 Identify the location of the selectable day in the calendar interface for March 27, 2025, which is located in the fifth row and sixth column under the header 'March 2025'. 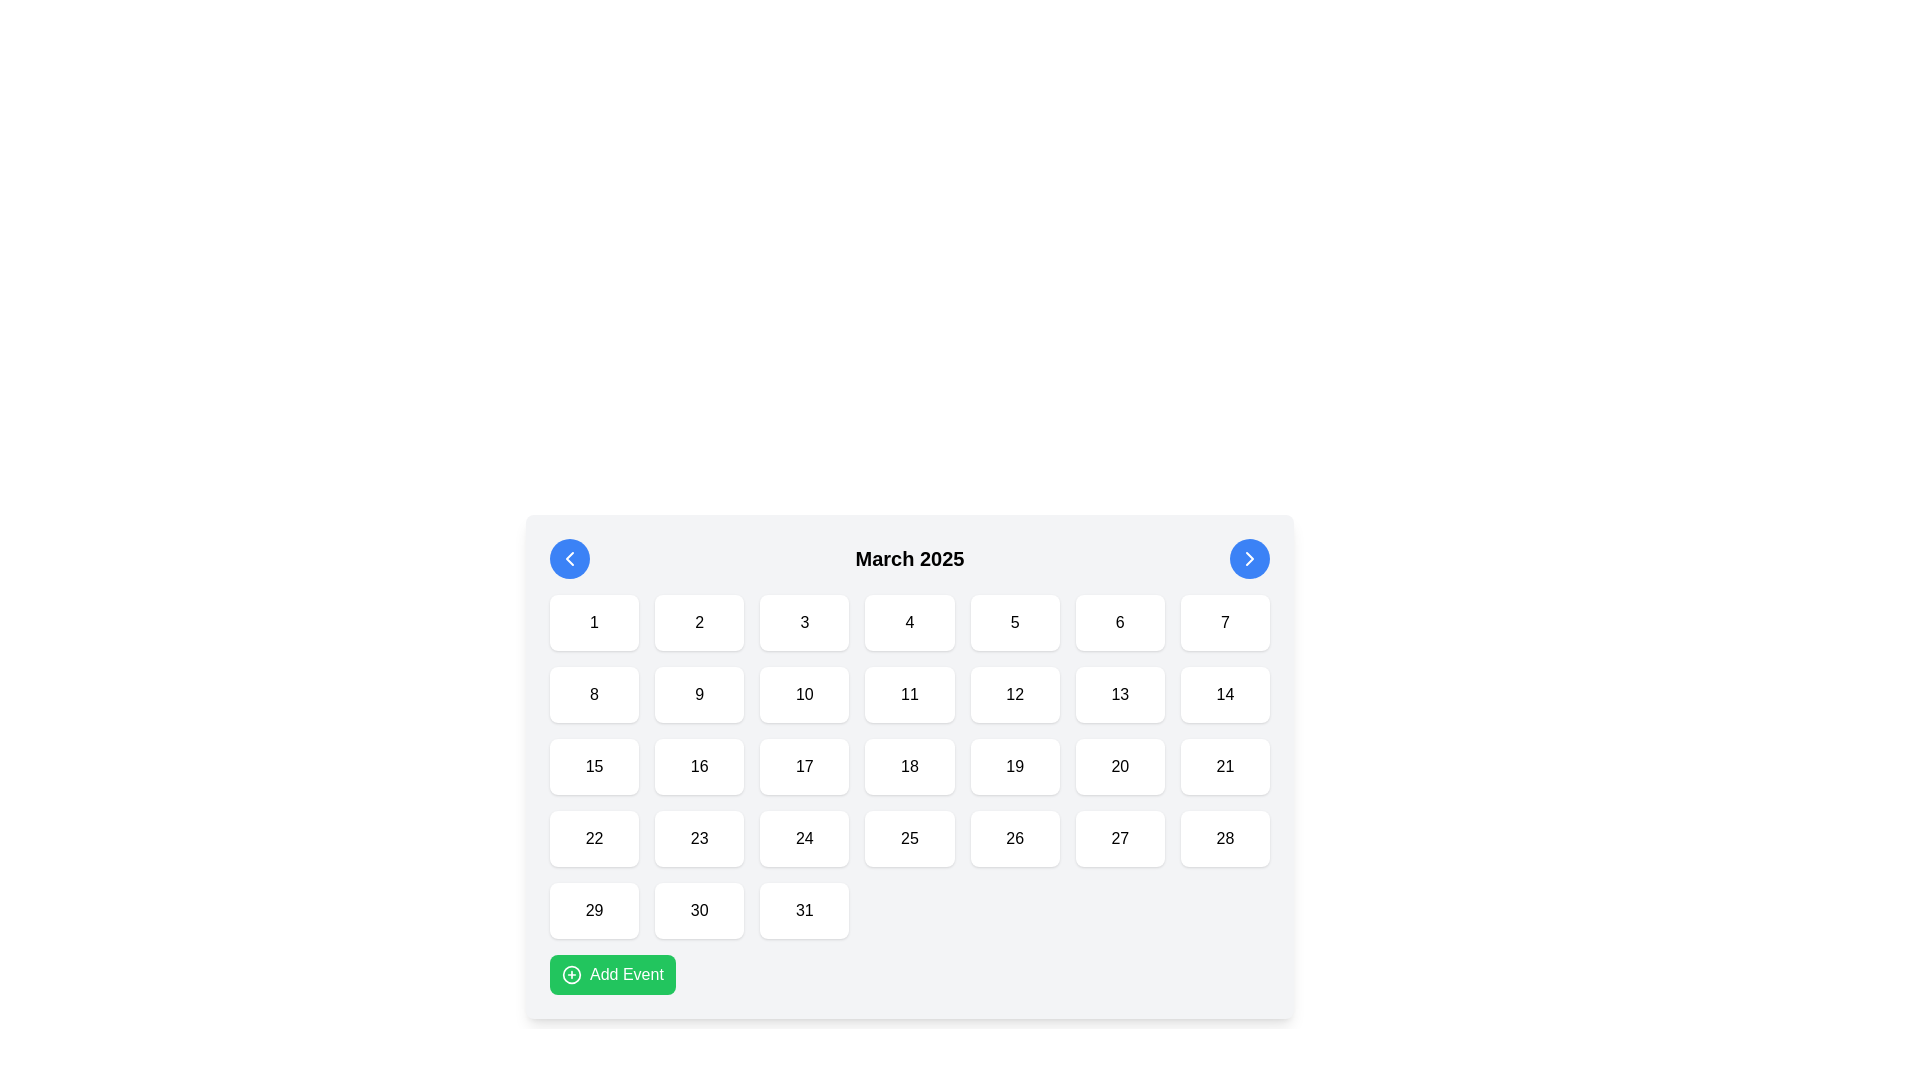
(1120, 839).